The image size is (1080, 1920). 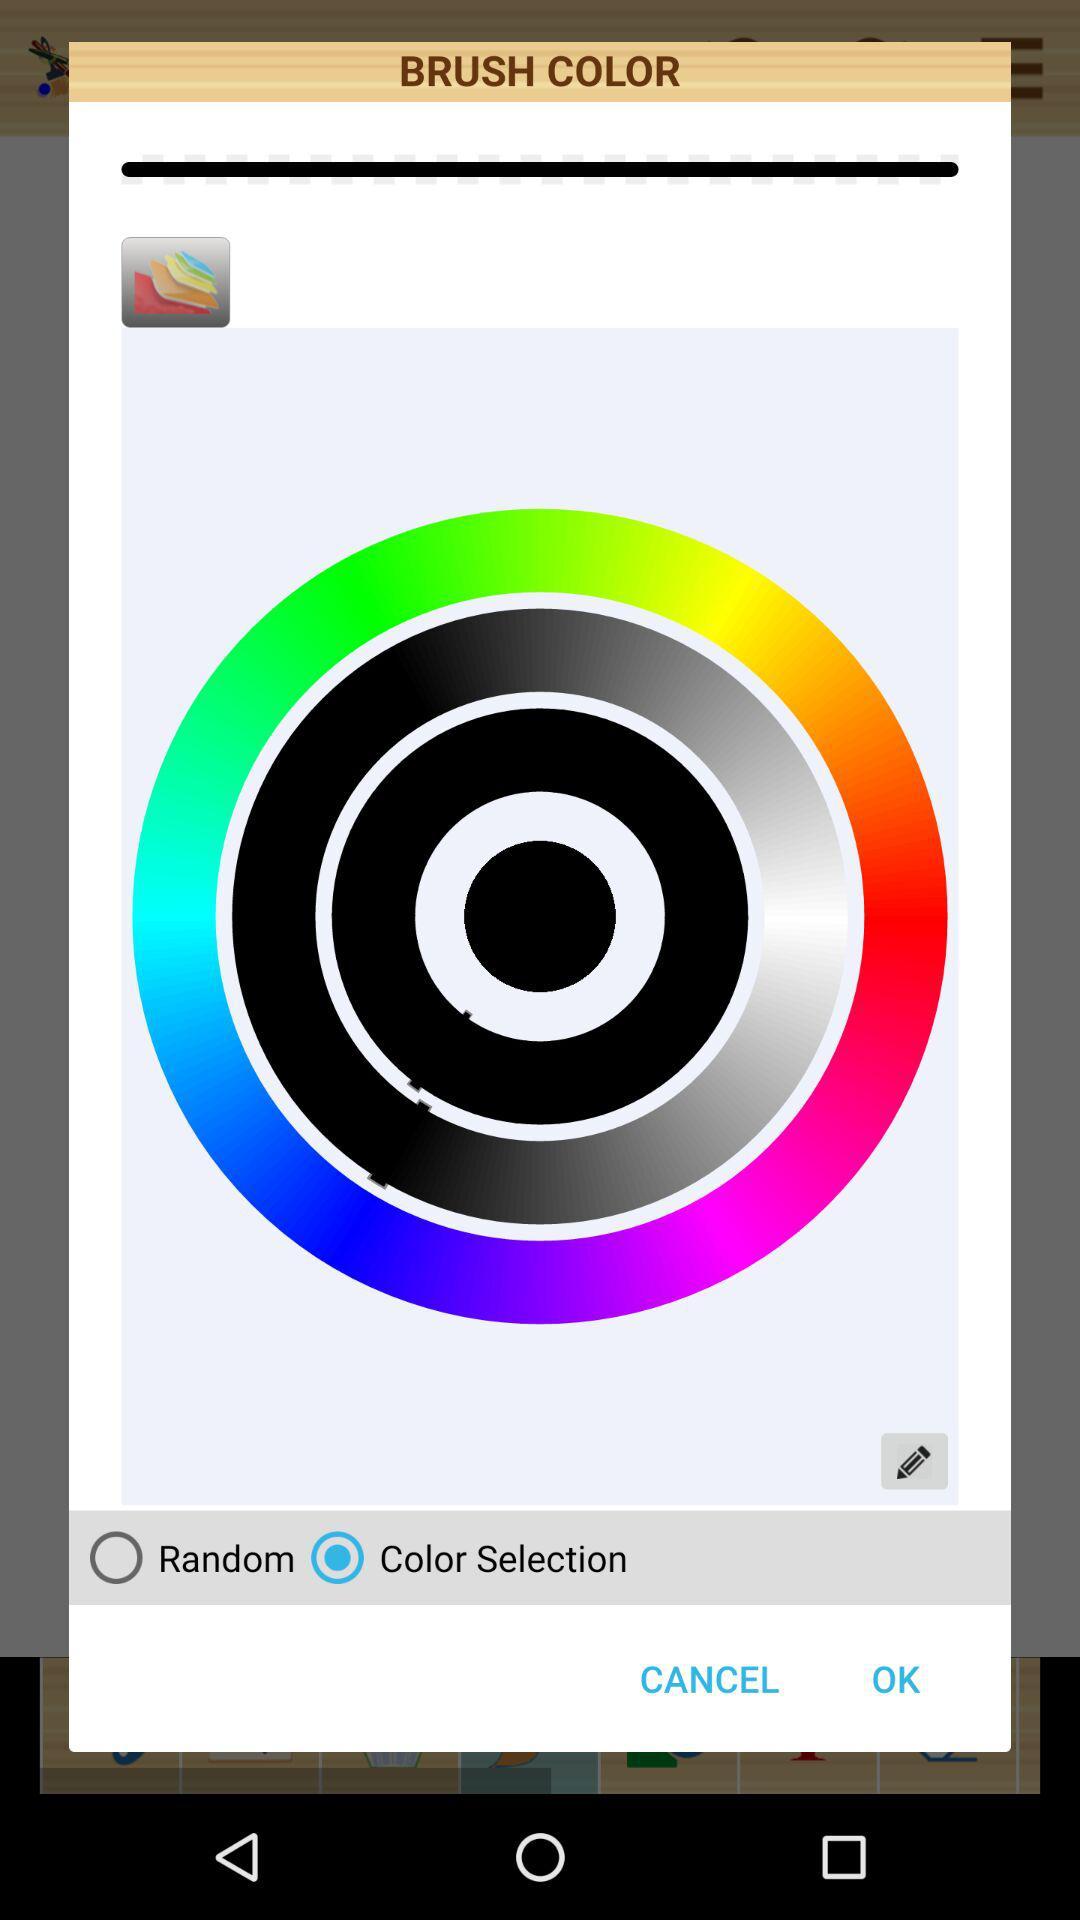 I want to click on color selection radio button, so click(x=461, y=1556).